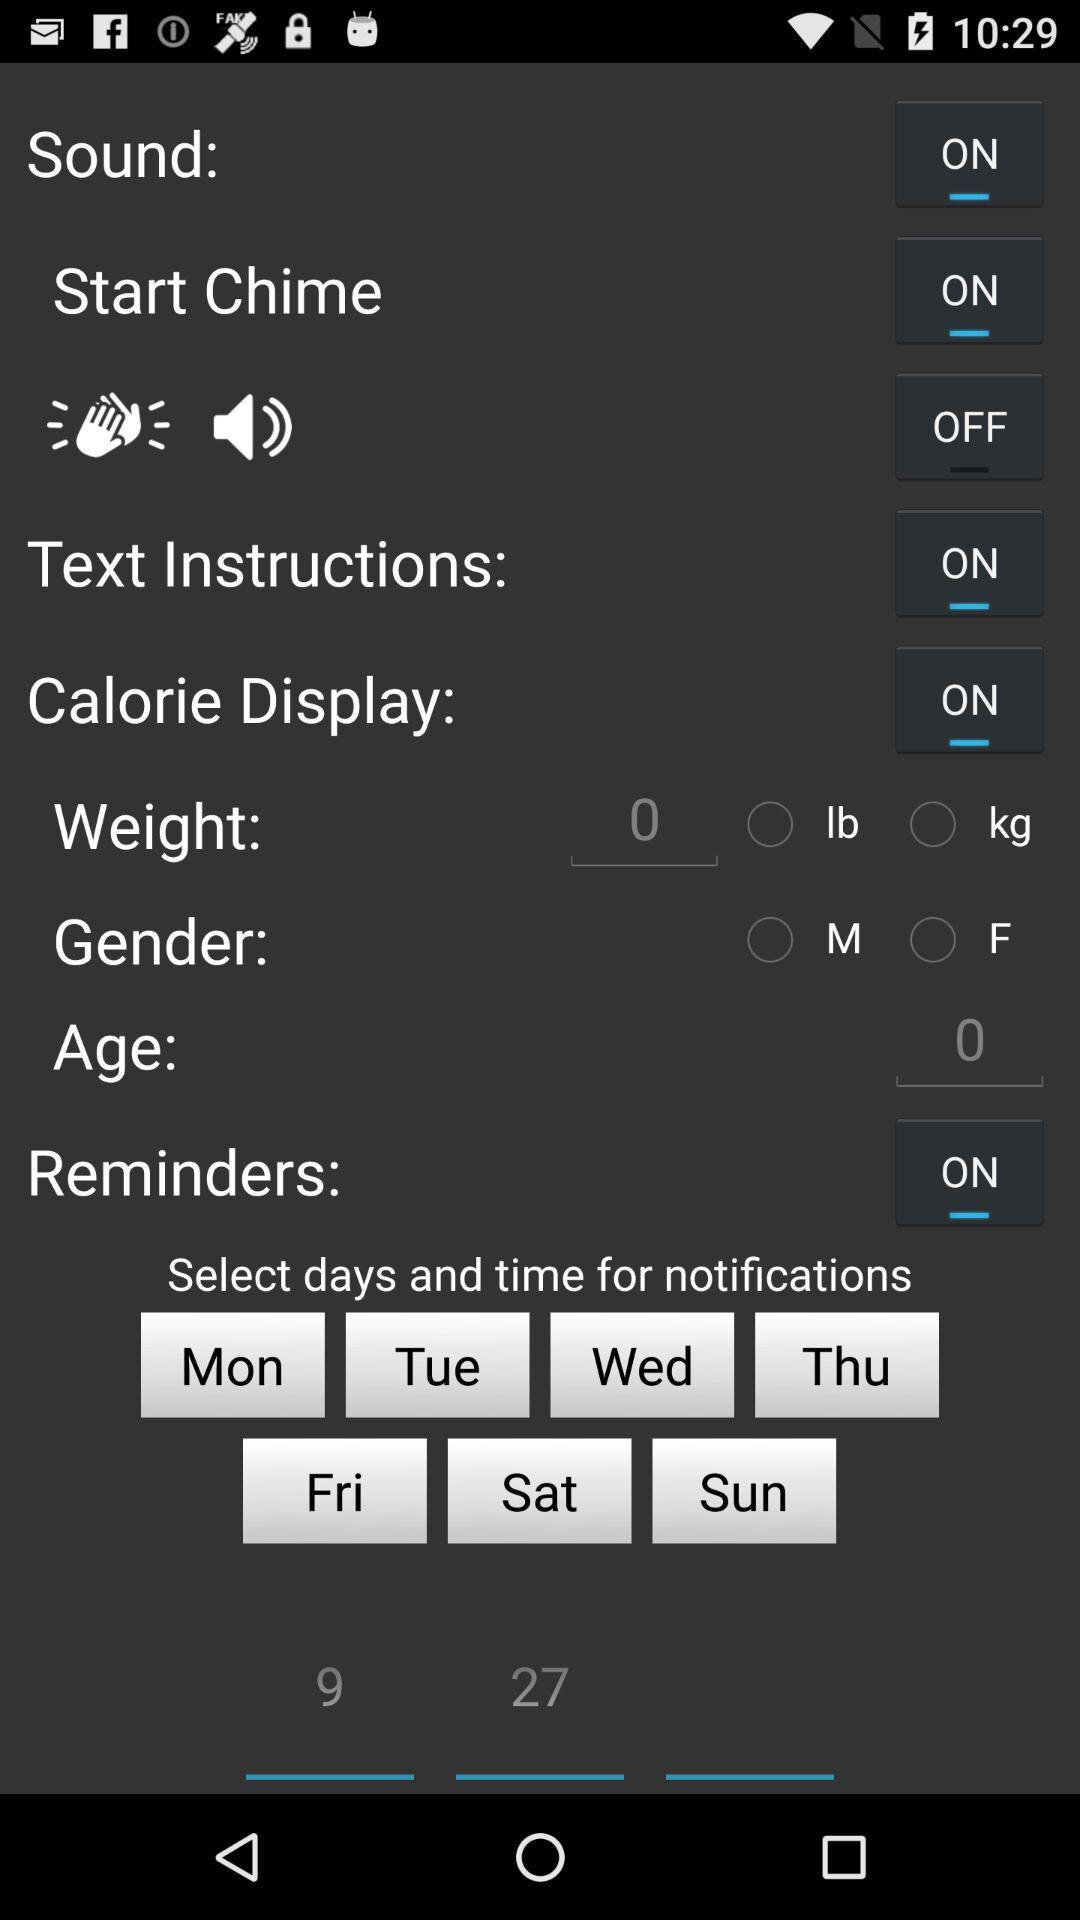  I want to click on weight in lb box, so click(644, 824).